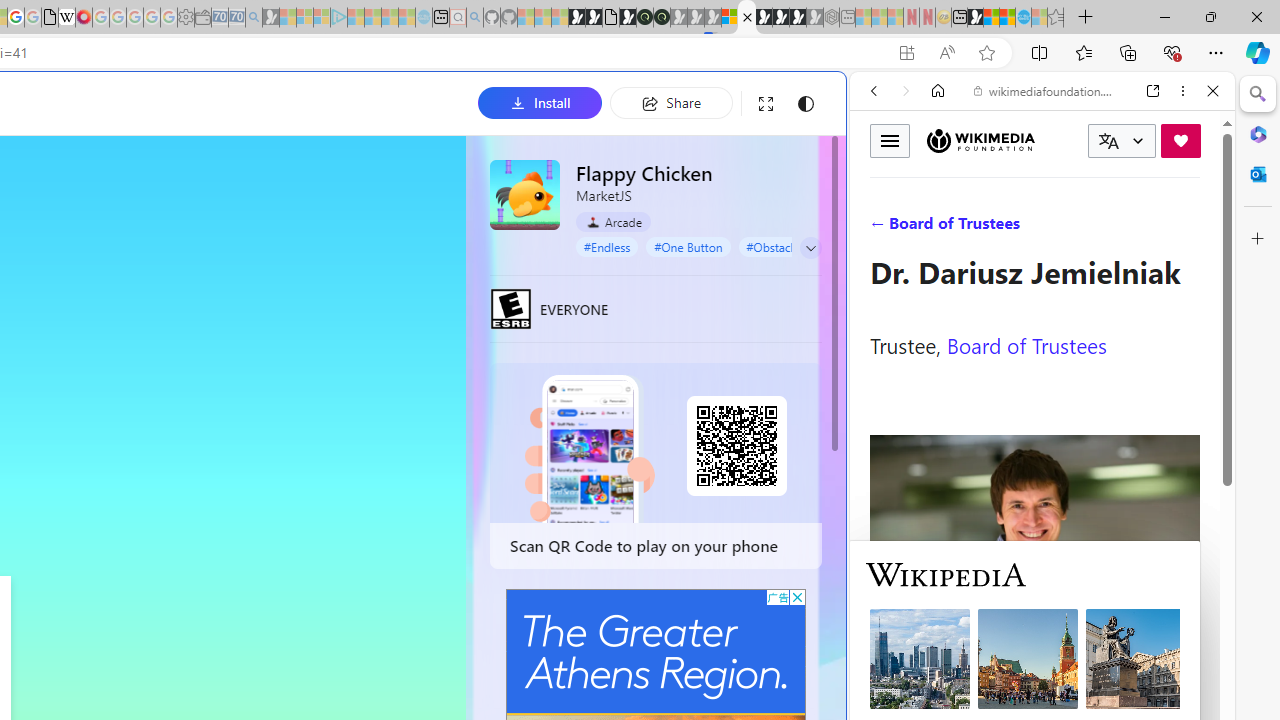 This screenshot has height=720, width=1280. What do you see at coordinates (980, 140) in the screenshot?
I see `'Wikimedia Foundation'` at bounding box center [980, 140].